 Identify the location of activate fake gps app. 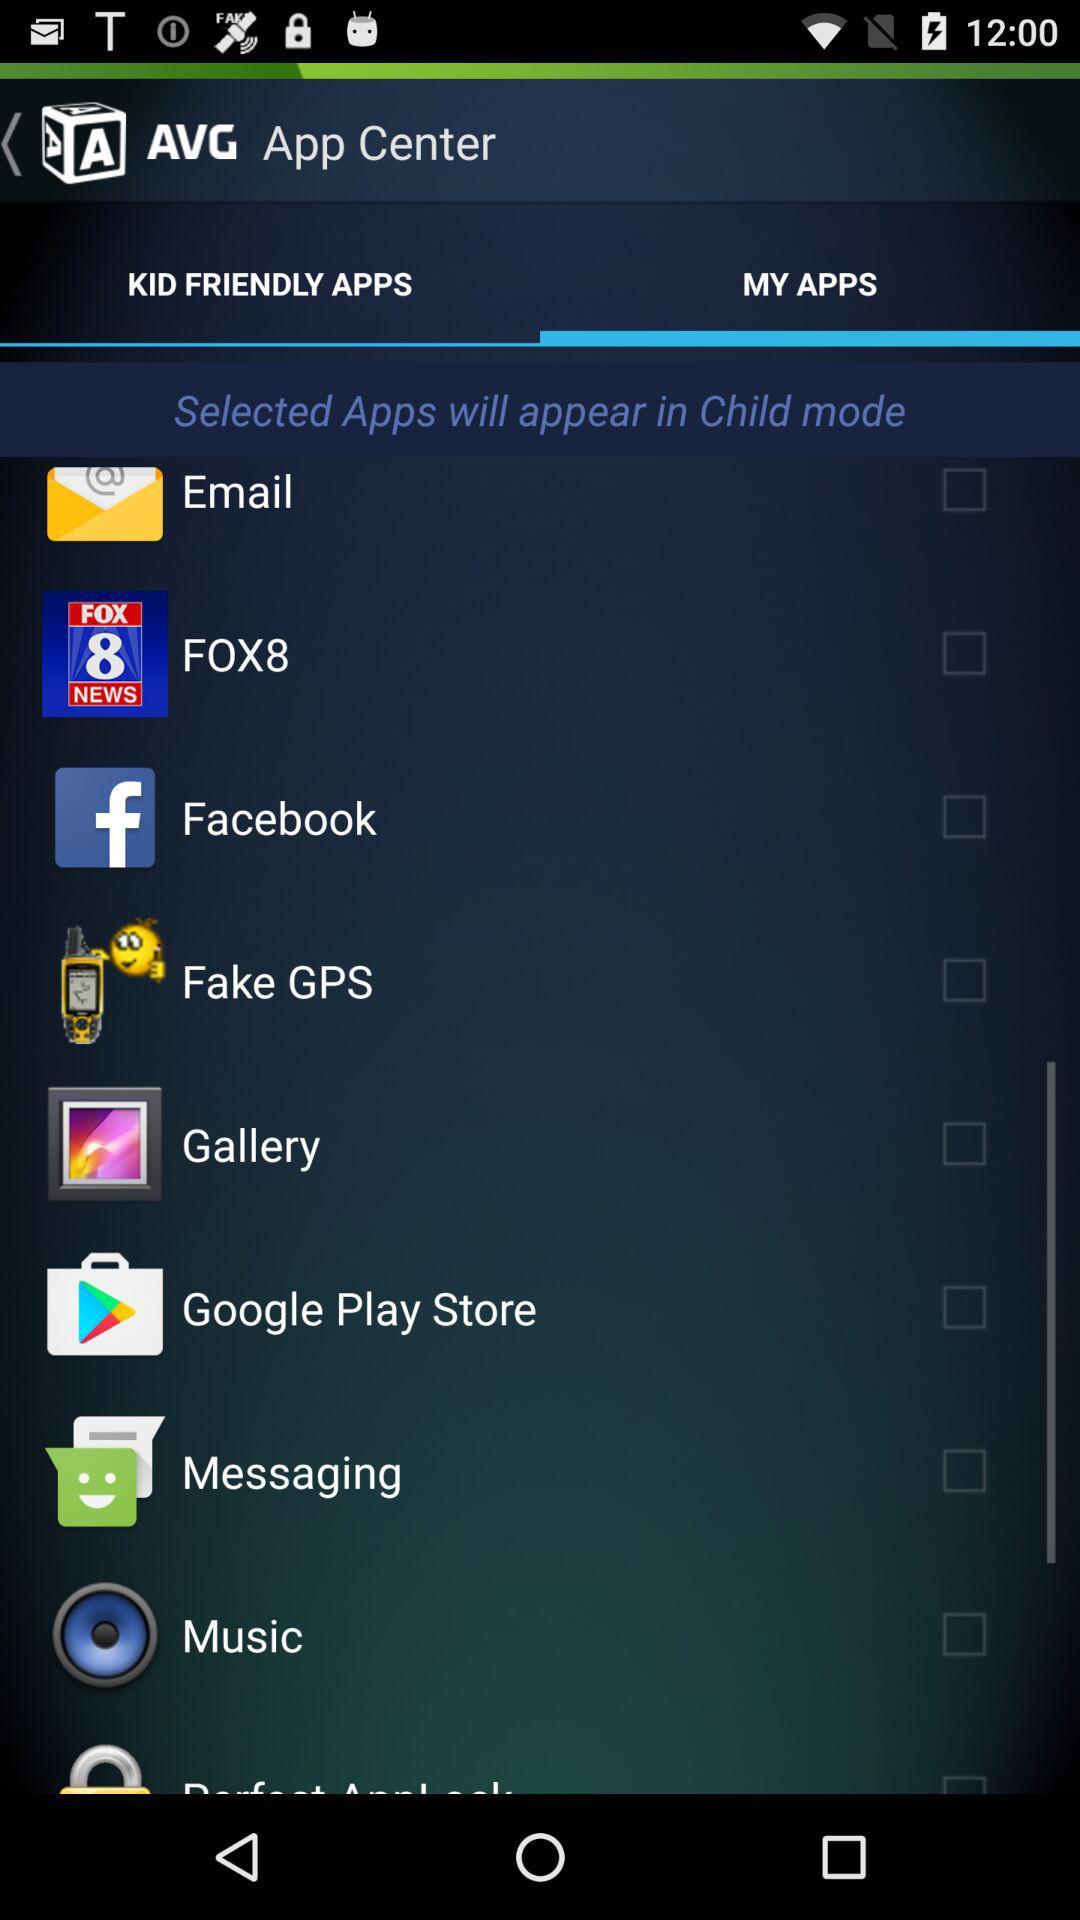
(993, 980).